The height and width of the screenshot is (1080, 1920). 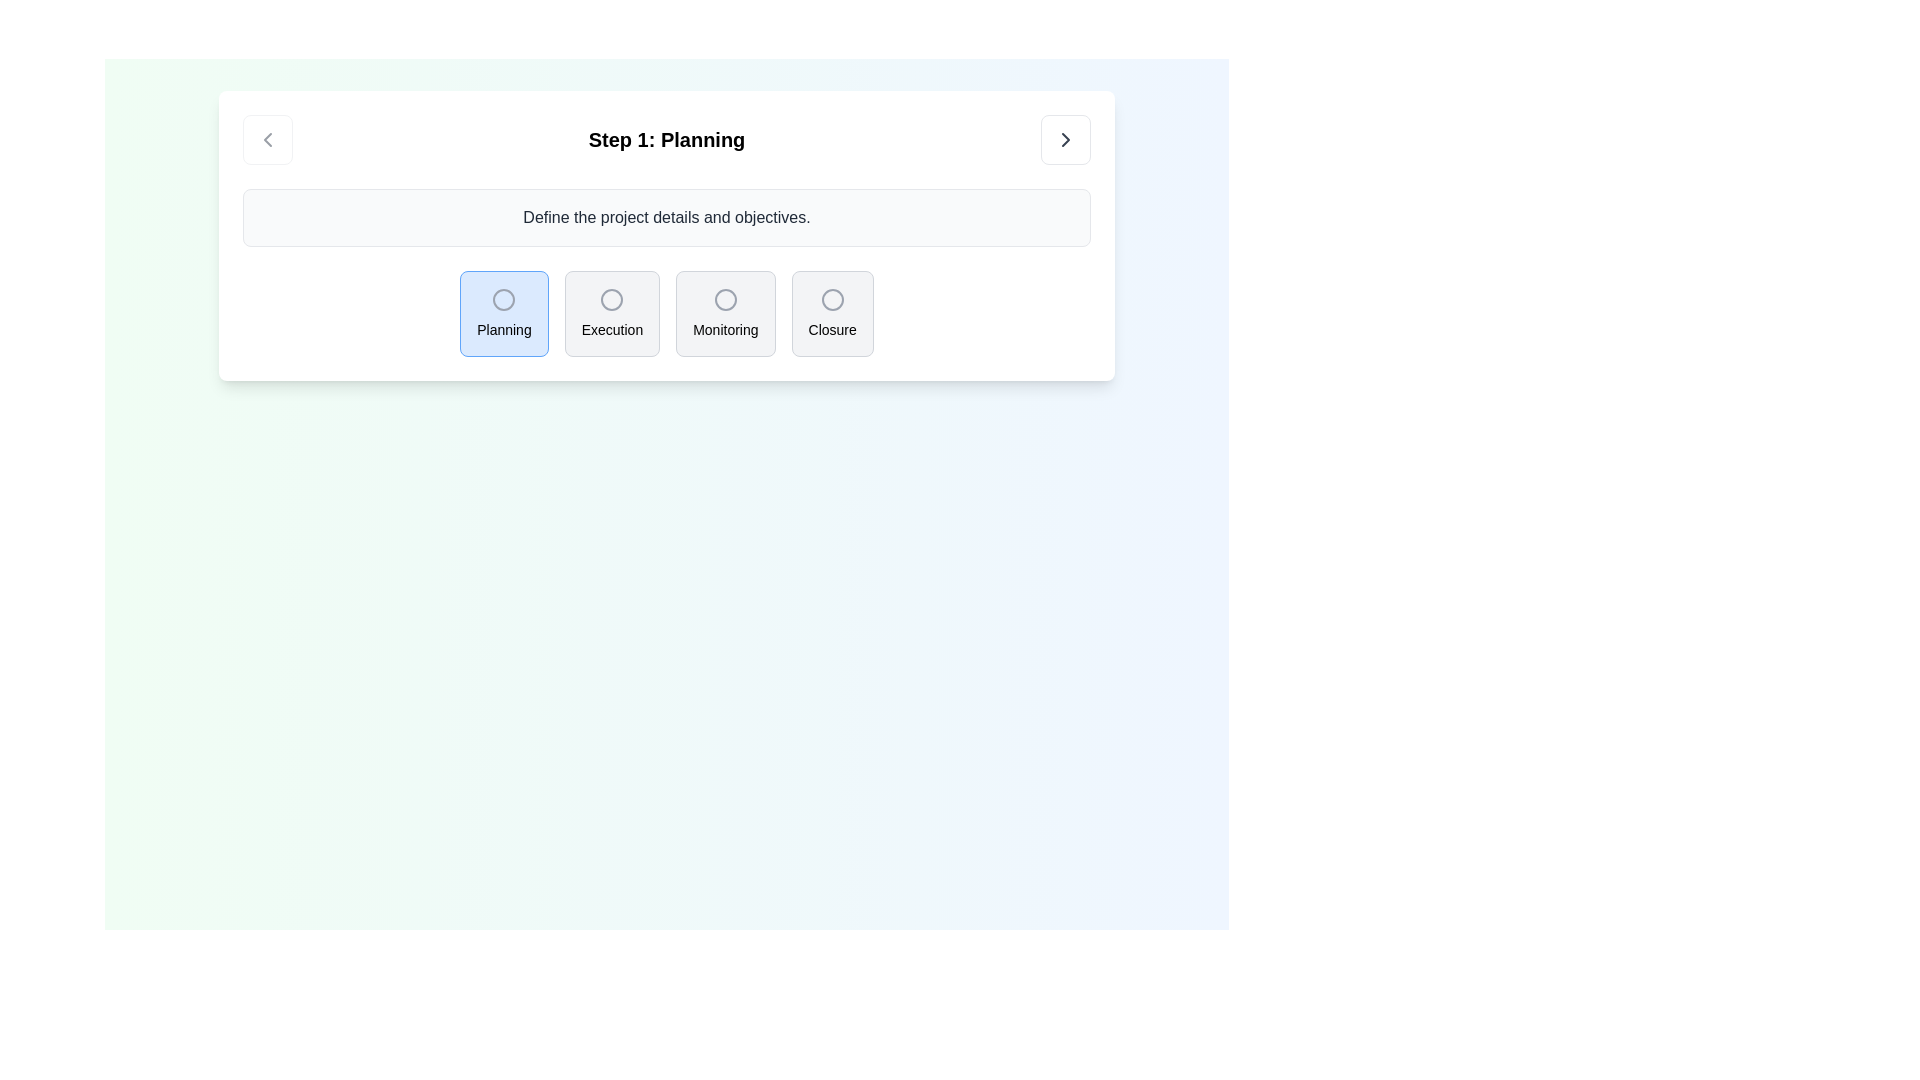 I want to click on the navigational icon located in the top-right corner of the 'Step 1: Planning' modal, so click(x=1064, y=138).